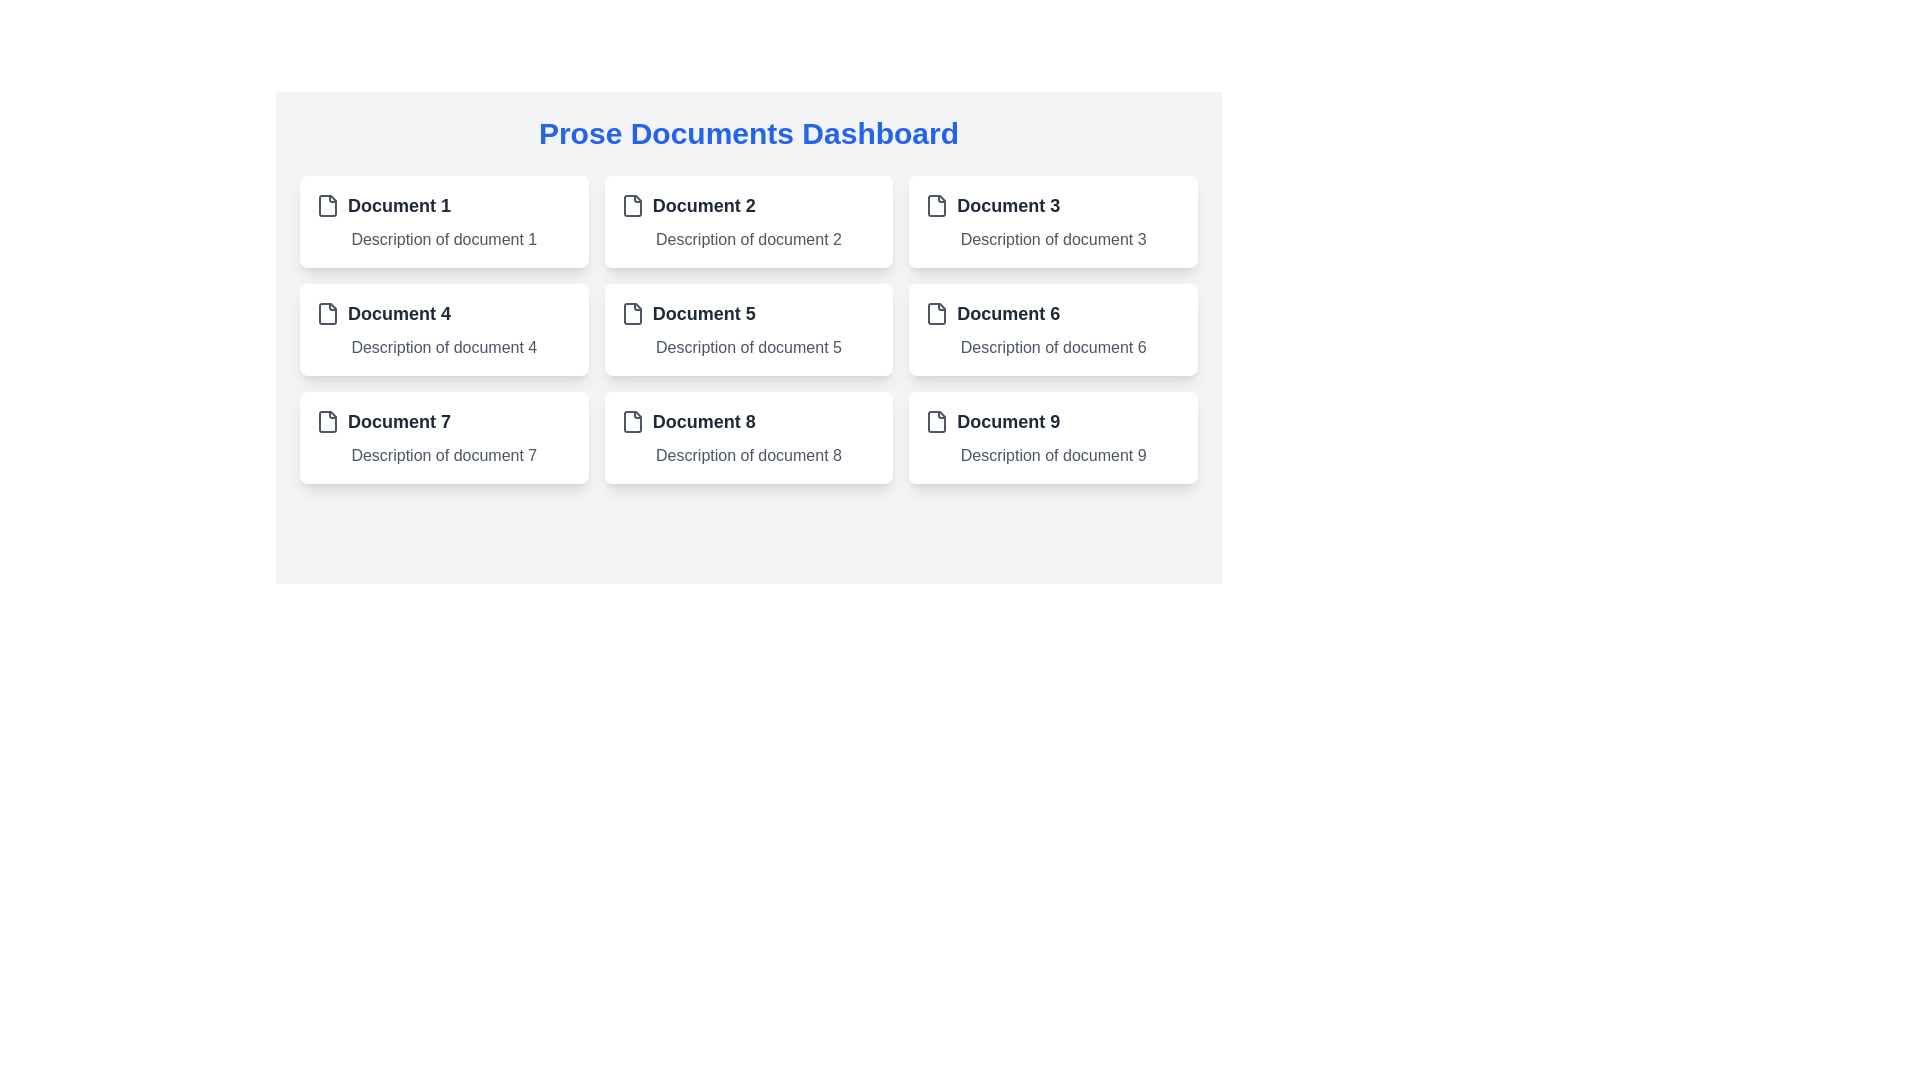 This screenshot has width=1920, height=1080. What do you see at coordinates (1052, 437) in the screenshot?
I see `the Informative card located` at bounding box center [1052, 437].